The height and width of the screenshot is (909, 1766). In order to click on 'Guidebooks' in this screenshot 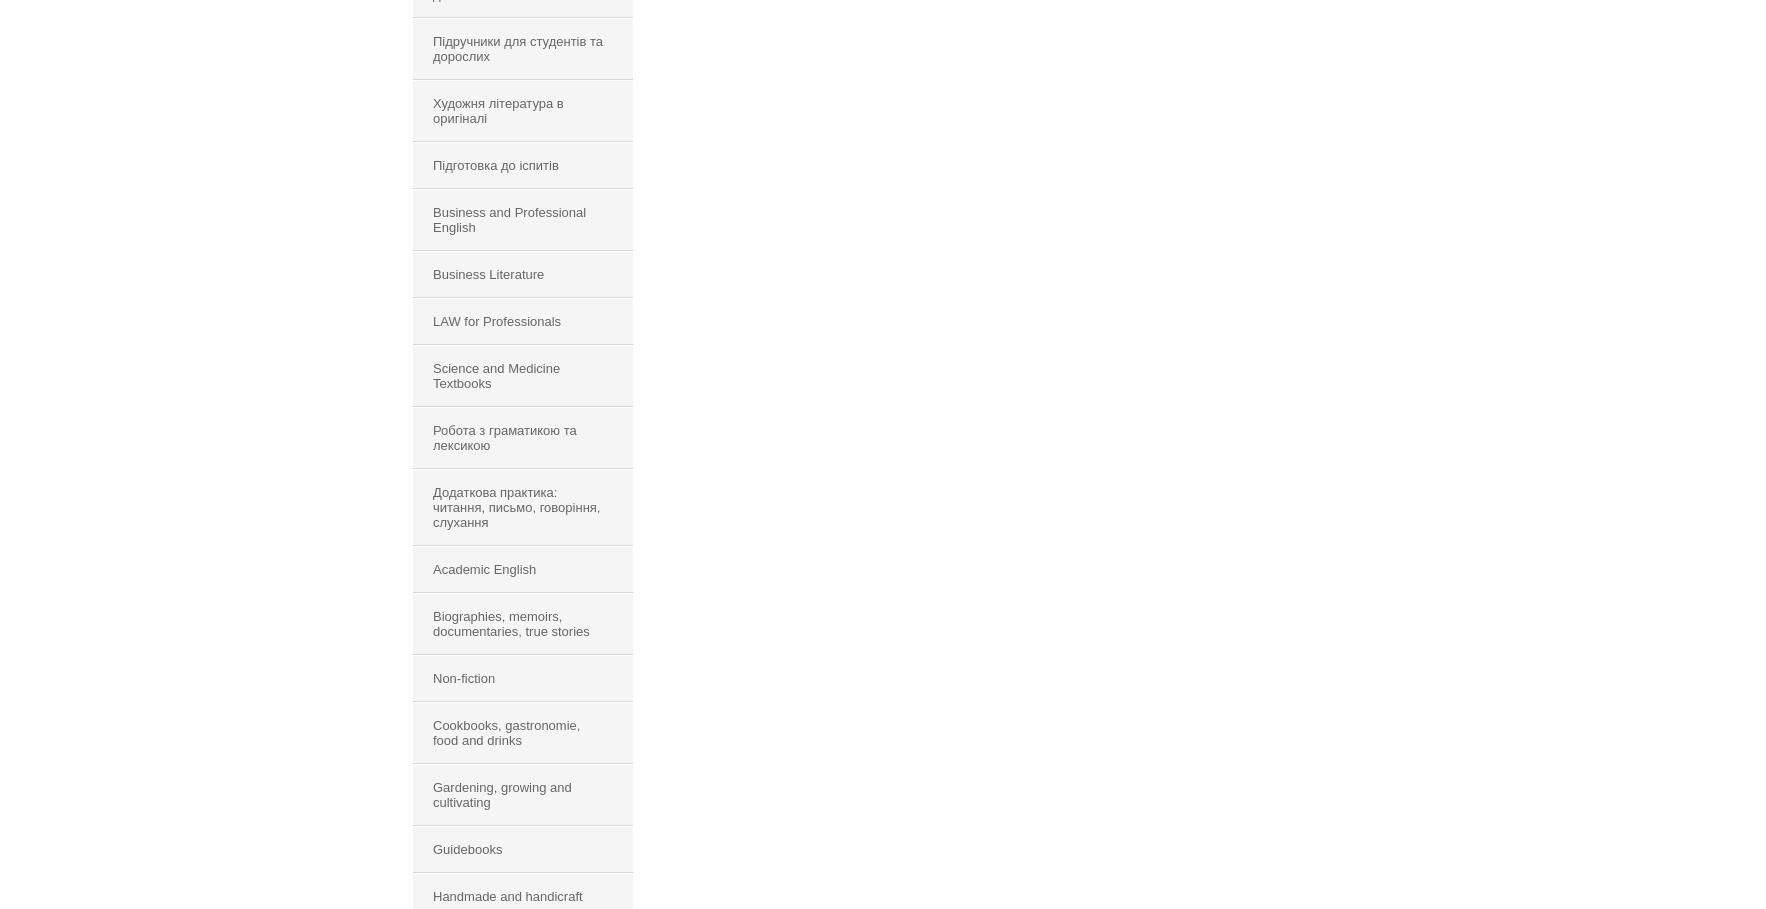, I will do `click(467, 848)`.